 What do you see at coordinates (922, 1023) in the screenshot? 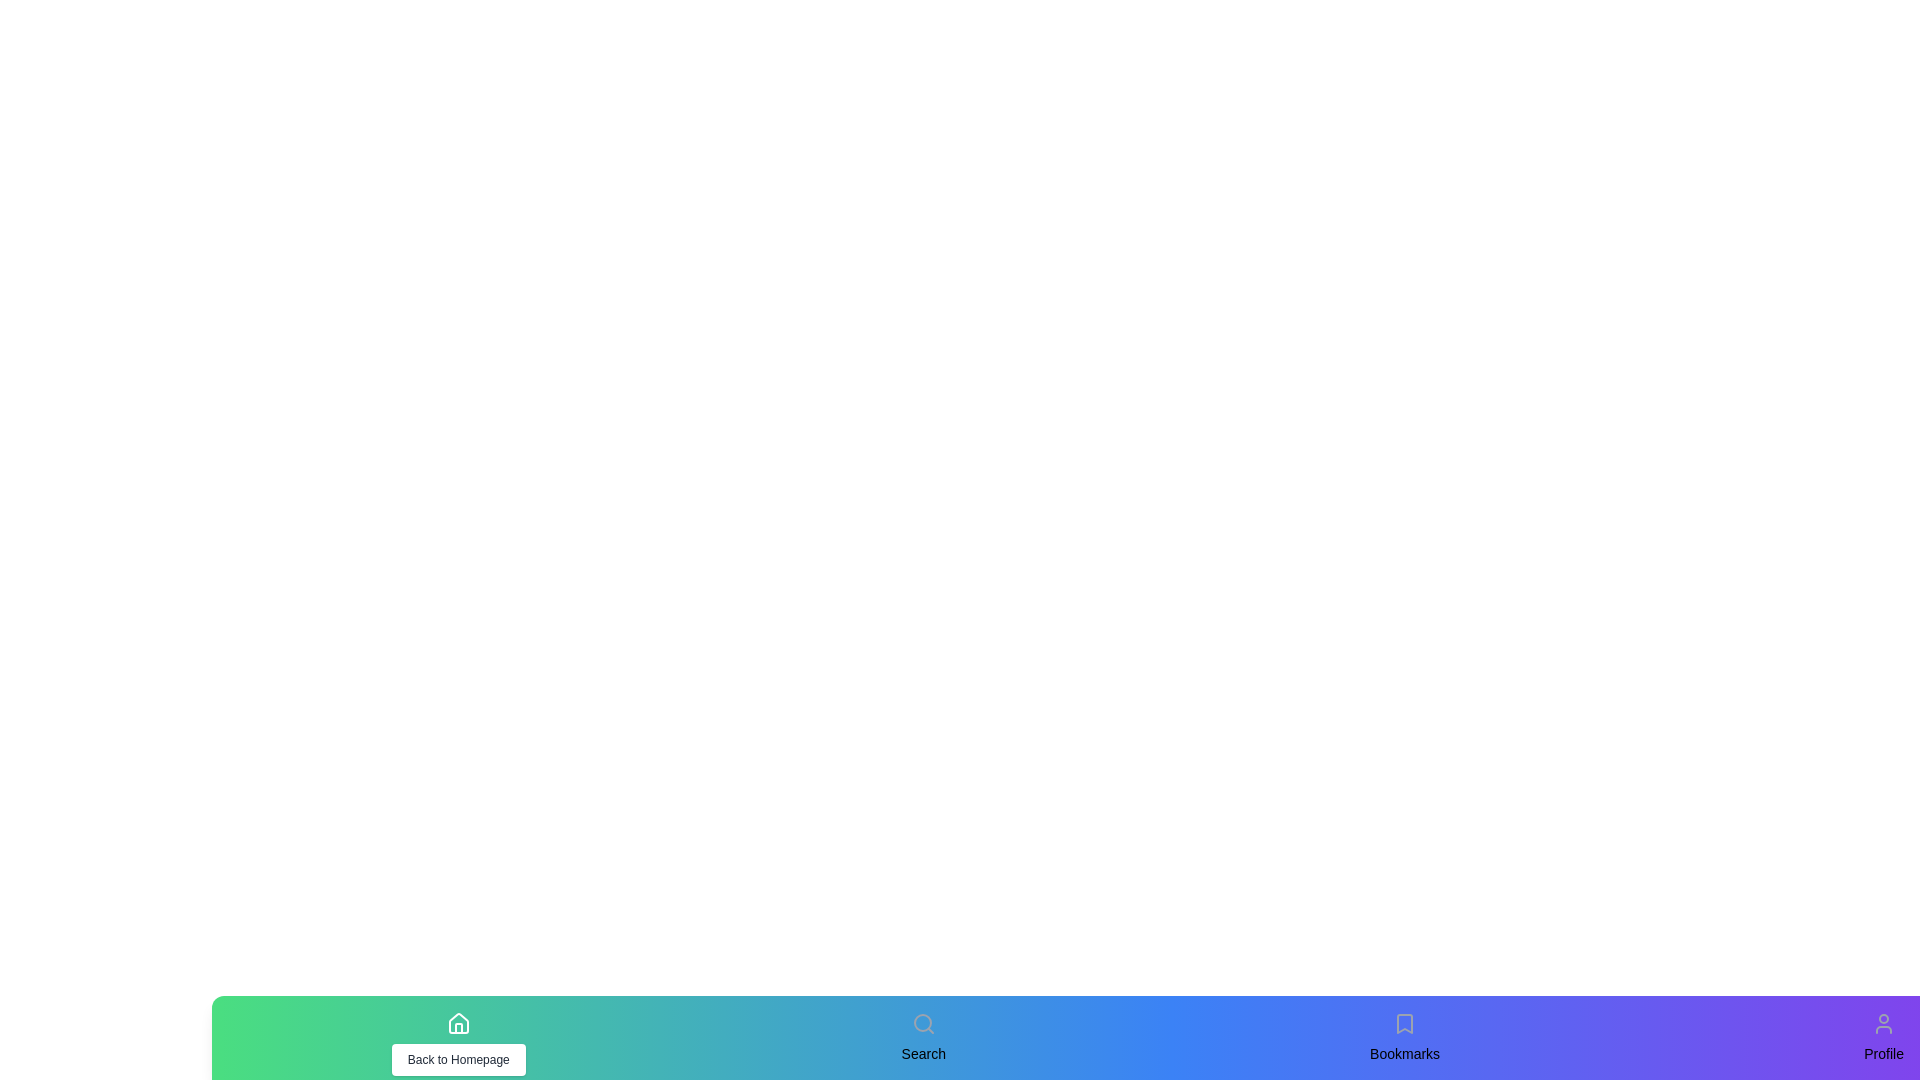
I see `the tab labeled Search to activate its functionality` at bounding box center [922, 1023].